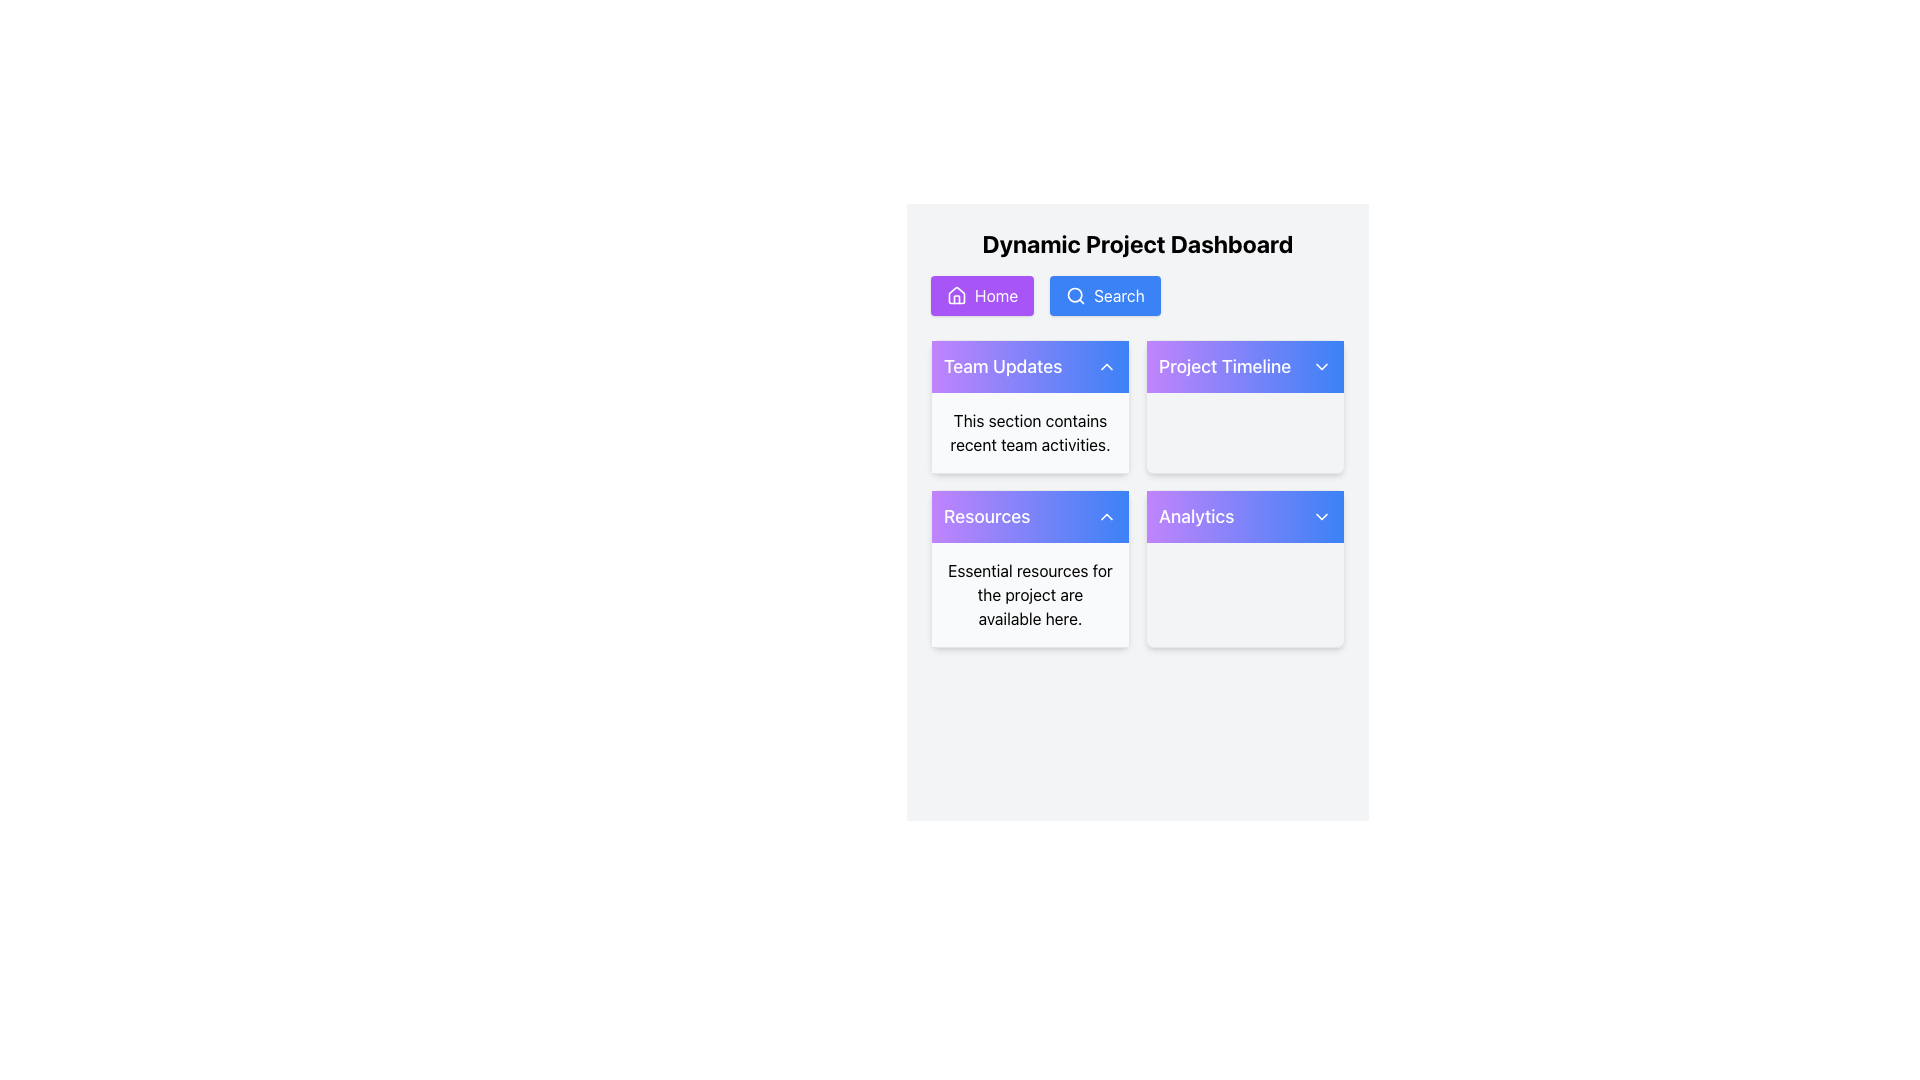 This screenshot has height=1080, width=1920. What do you see at coordinates (1321, 515) in the screenshot?
I see `the downward-pointing chevron icon in the top-right corner of the 'Analytics' box` at bounding box center [1321, 515].